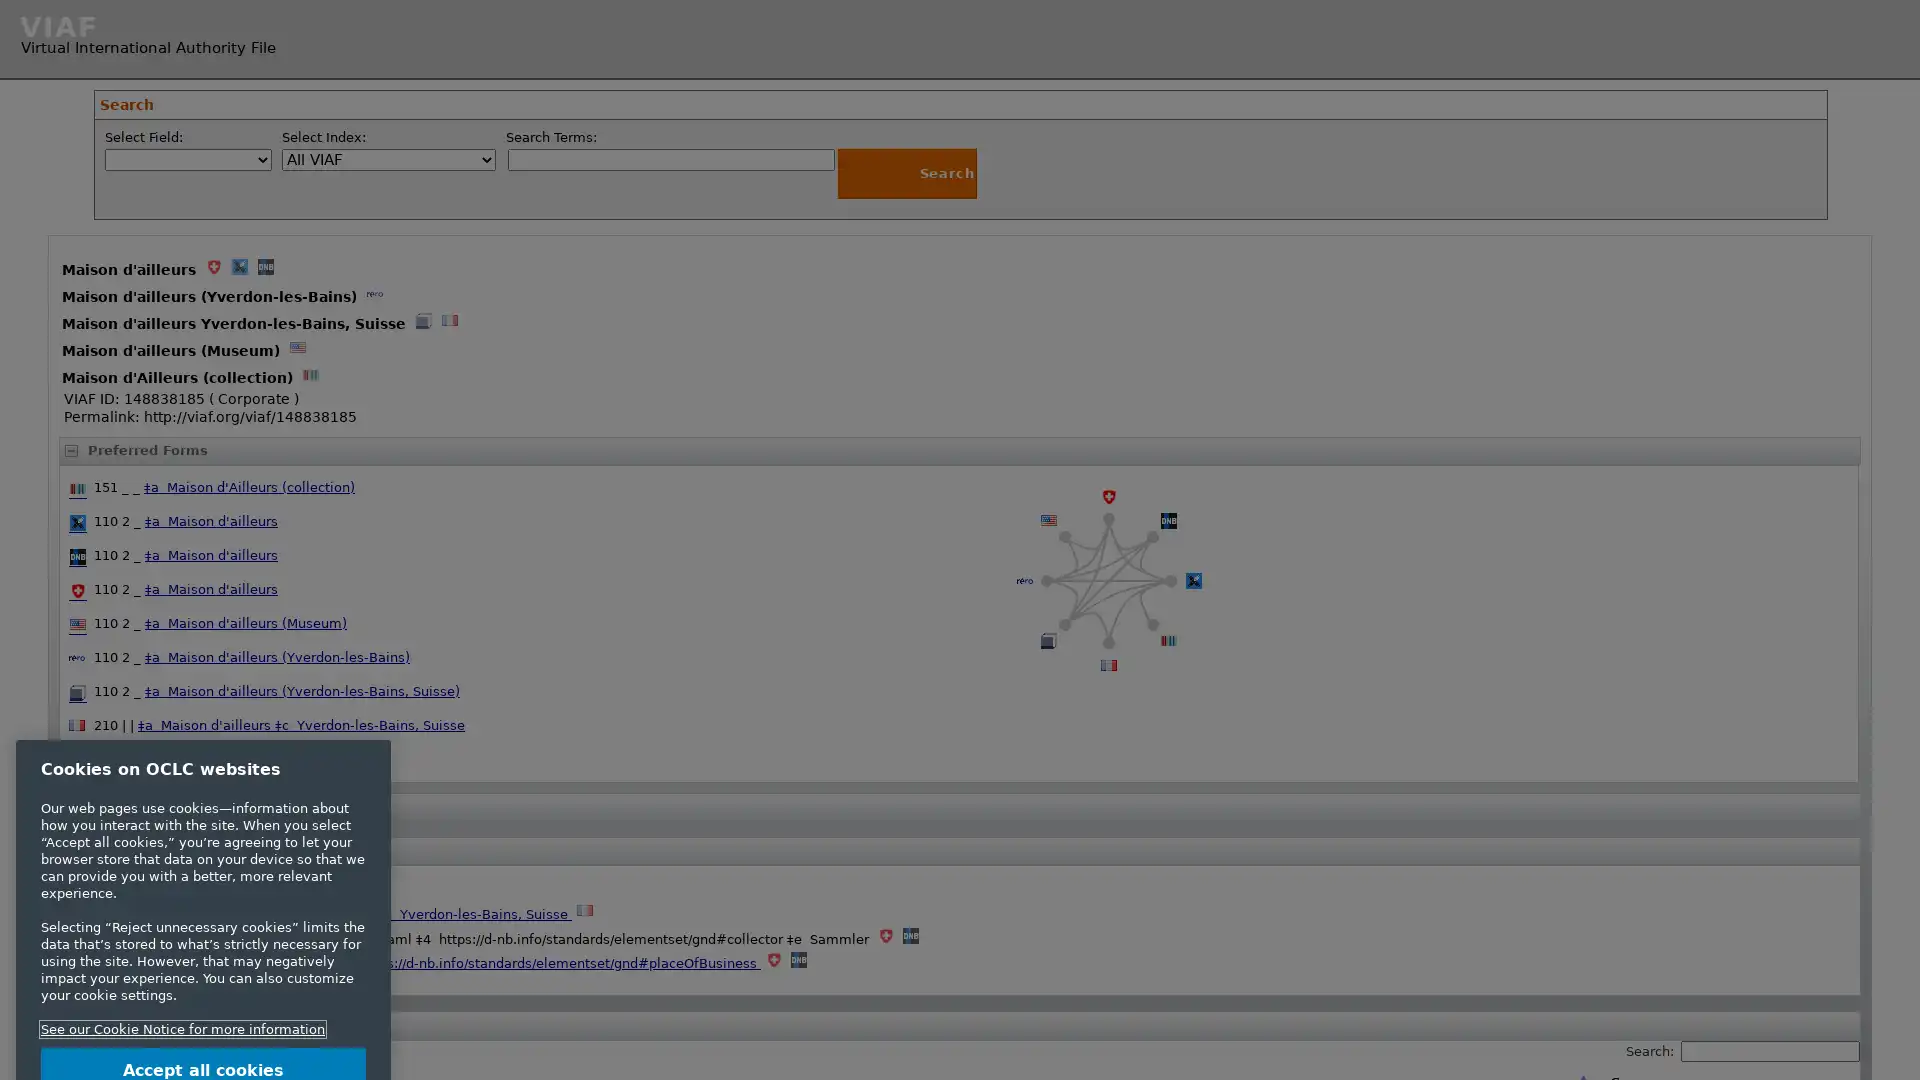 Image resolution: width=1920 pixels, height=1080 pixels. What do you see at coordinates (905, 171) in the screenshot?
I see `Search` at bounding box center [905, 171].